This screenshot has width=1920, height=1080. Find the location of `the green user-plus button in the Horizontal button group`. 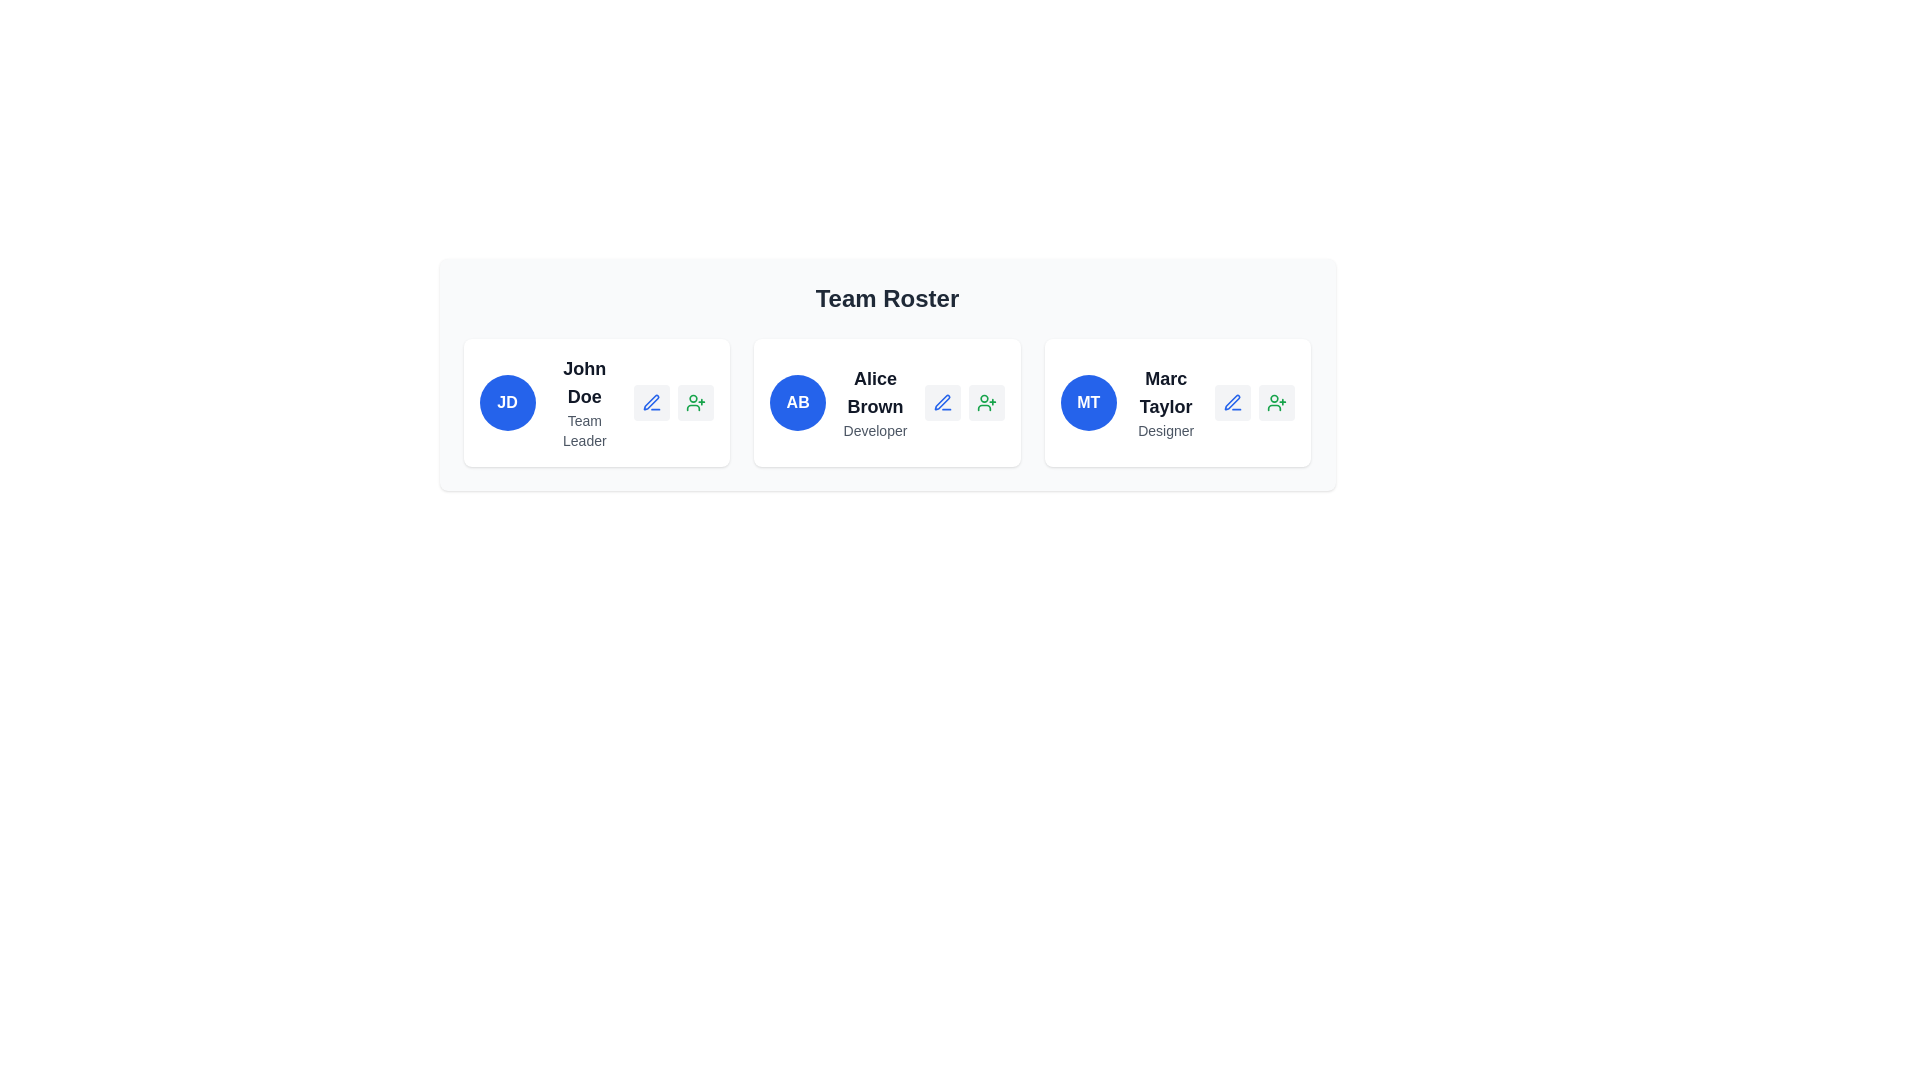

the green user-plus button in the Horizontal button group is located at coordinates (673, 402).